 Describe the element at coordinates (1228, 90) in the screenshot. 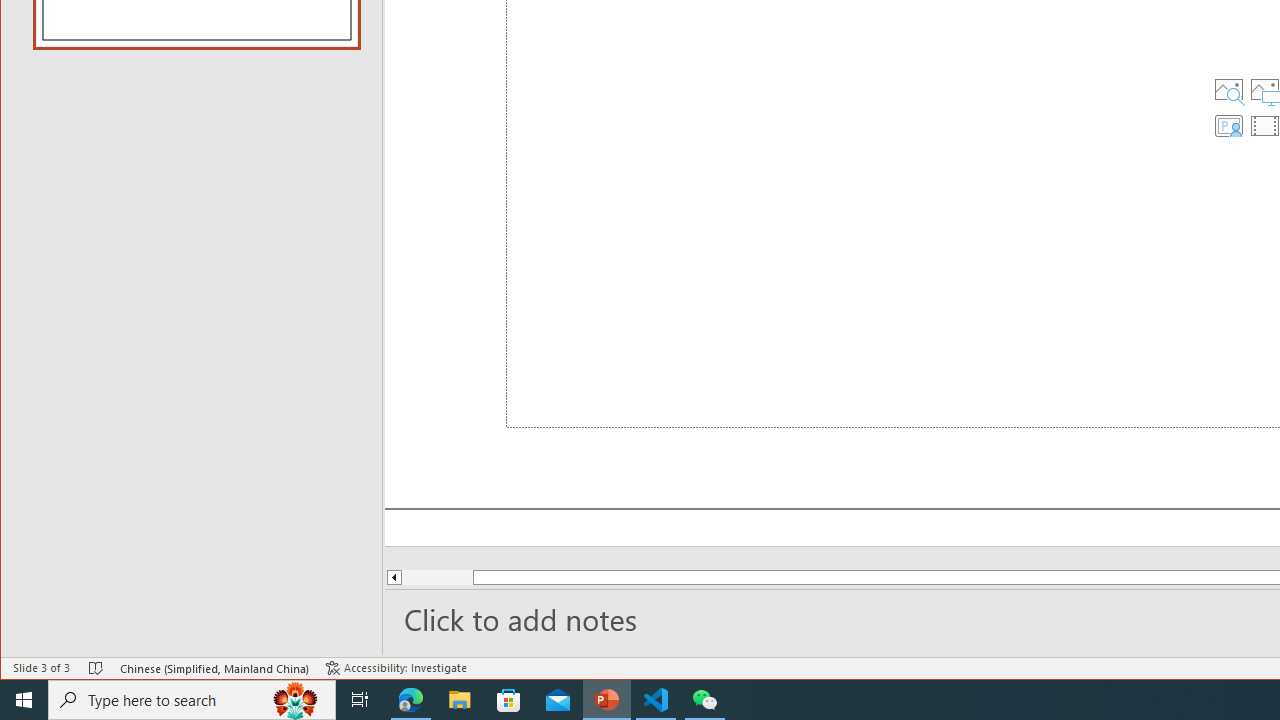

I see `'Stock Images'` at that location.